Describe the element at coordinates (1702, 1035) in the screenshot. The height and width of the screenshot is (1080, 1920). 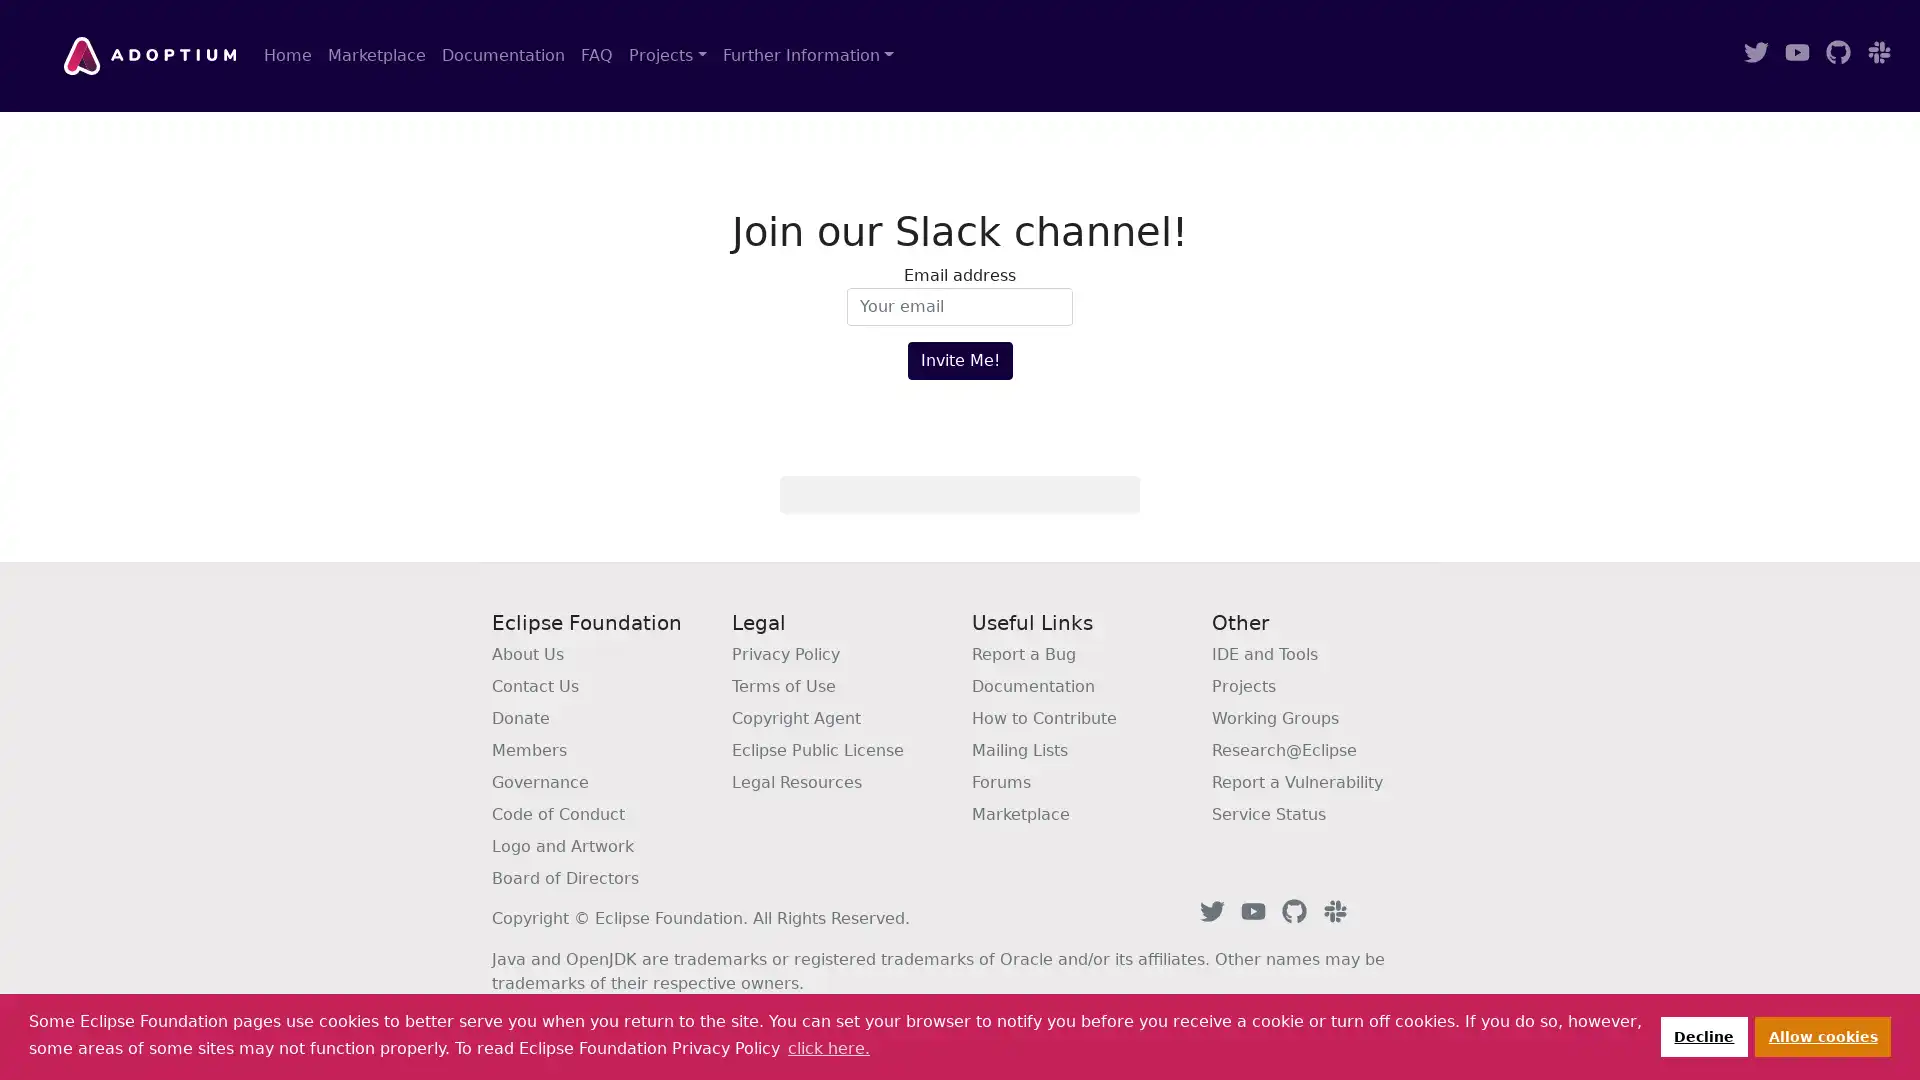
I see `deny cookies` at that location.